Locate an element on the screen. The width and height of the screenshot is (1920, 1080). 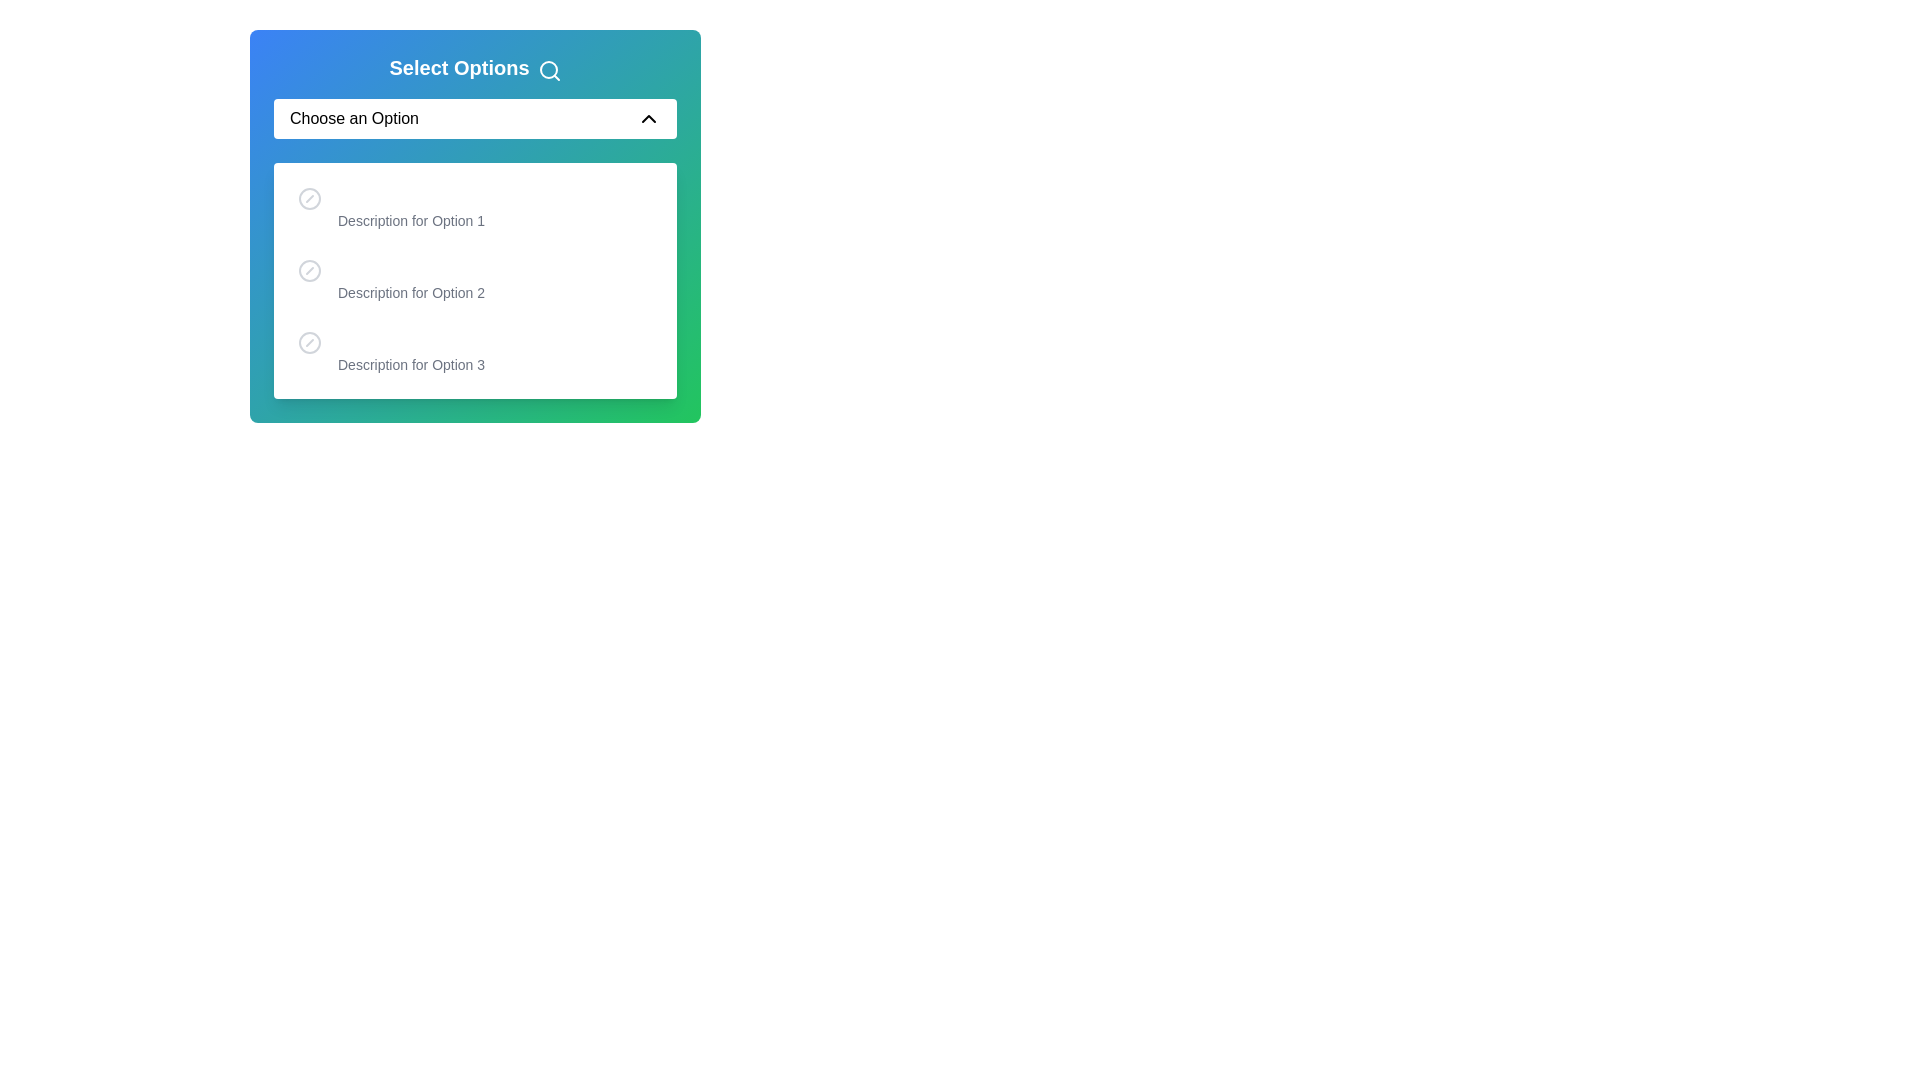
the first selectable option in the dropdown menu is located at coordinates (474, 208).